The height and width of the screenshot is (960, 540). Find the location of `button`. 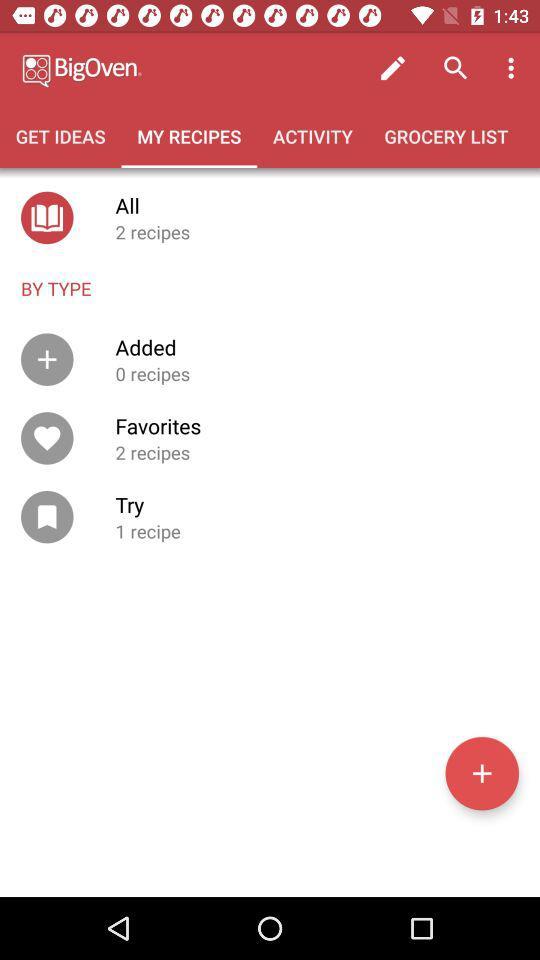

button is located at coordinates (481, 772).